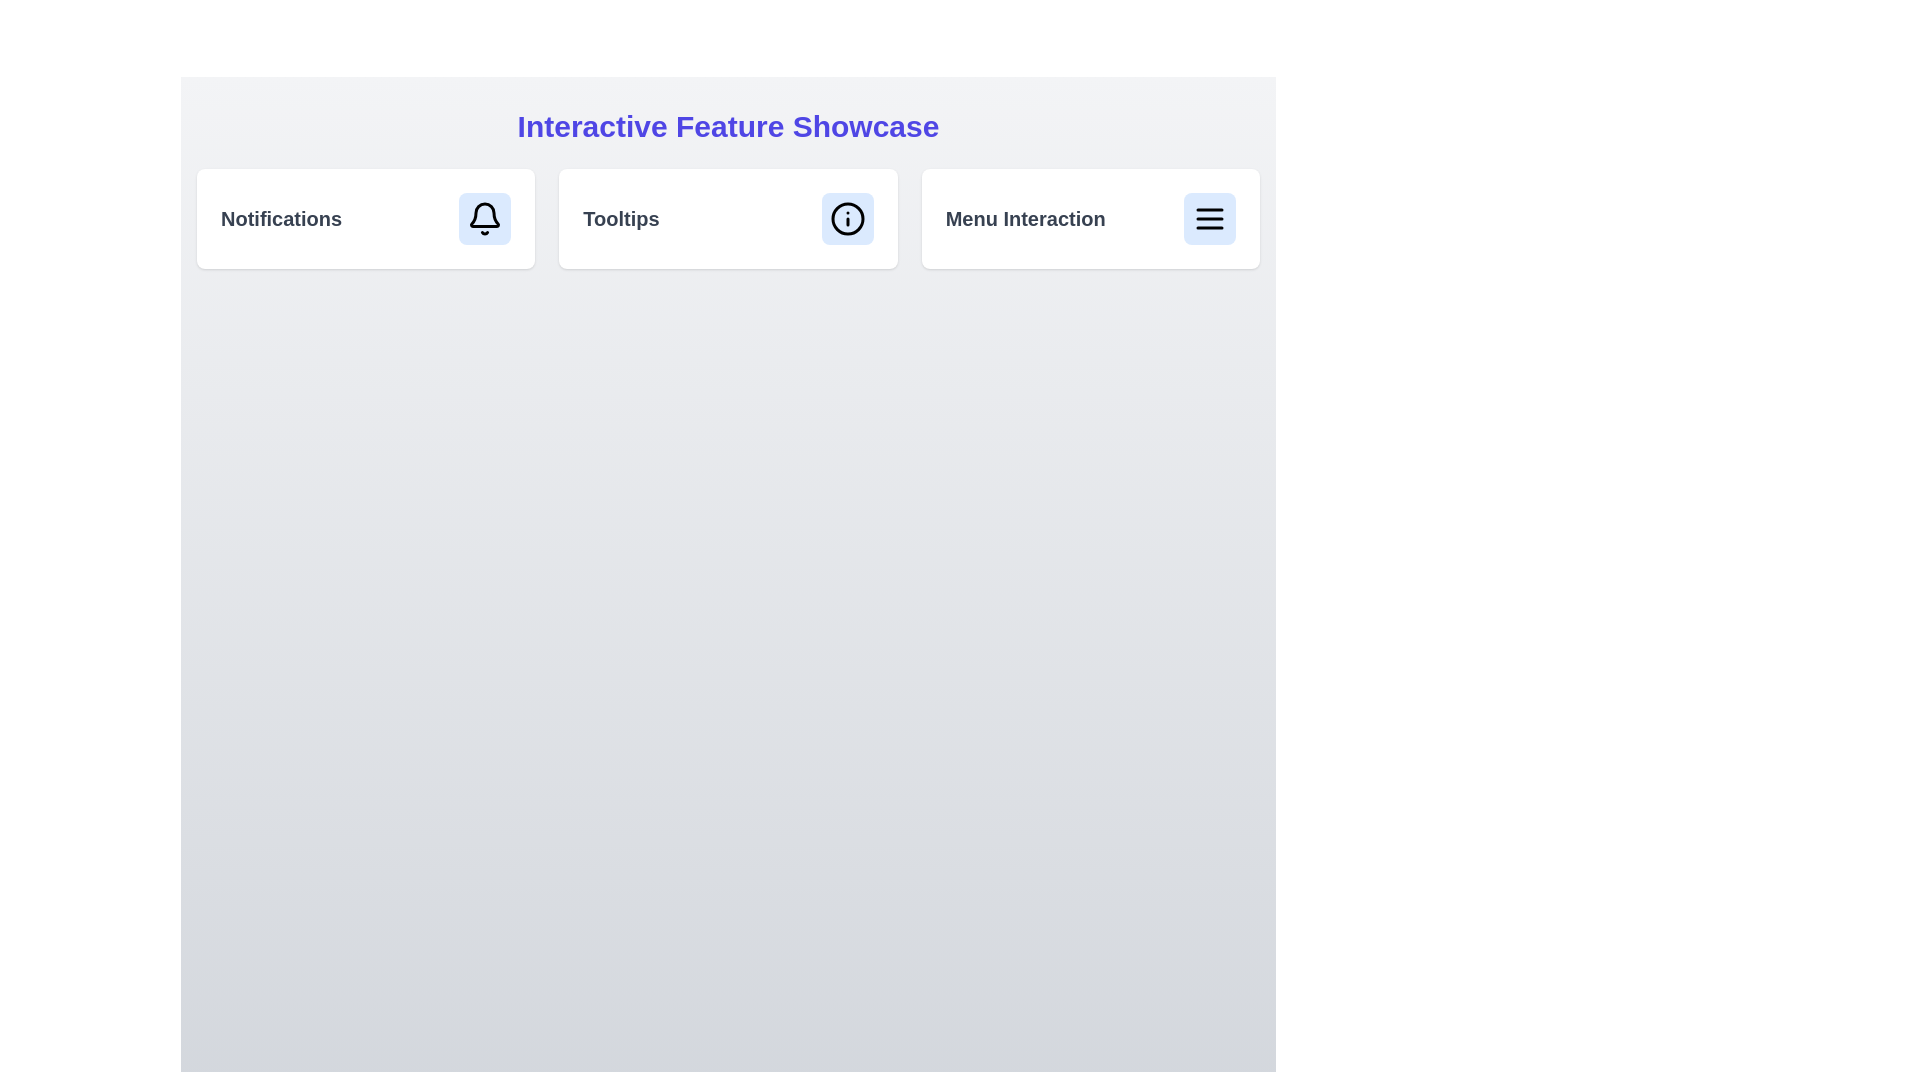 This screenshot has height=1080, width=1920. Describe the element at coordinates (1208, 219) in the screenshot. I see `the hamburger menu icon located in the top-right card labeled 'Menu Interaction'` at that location.